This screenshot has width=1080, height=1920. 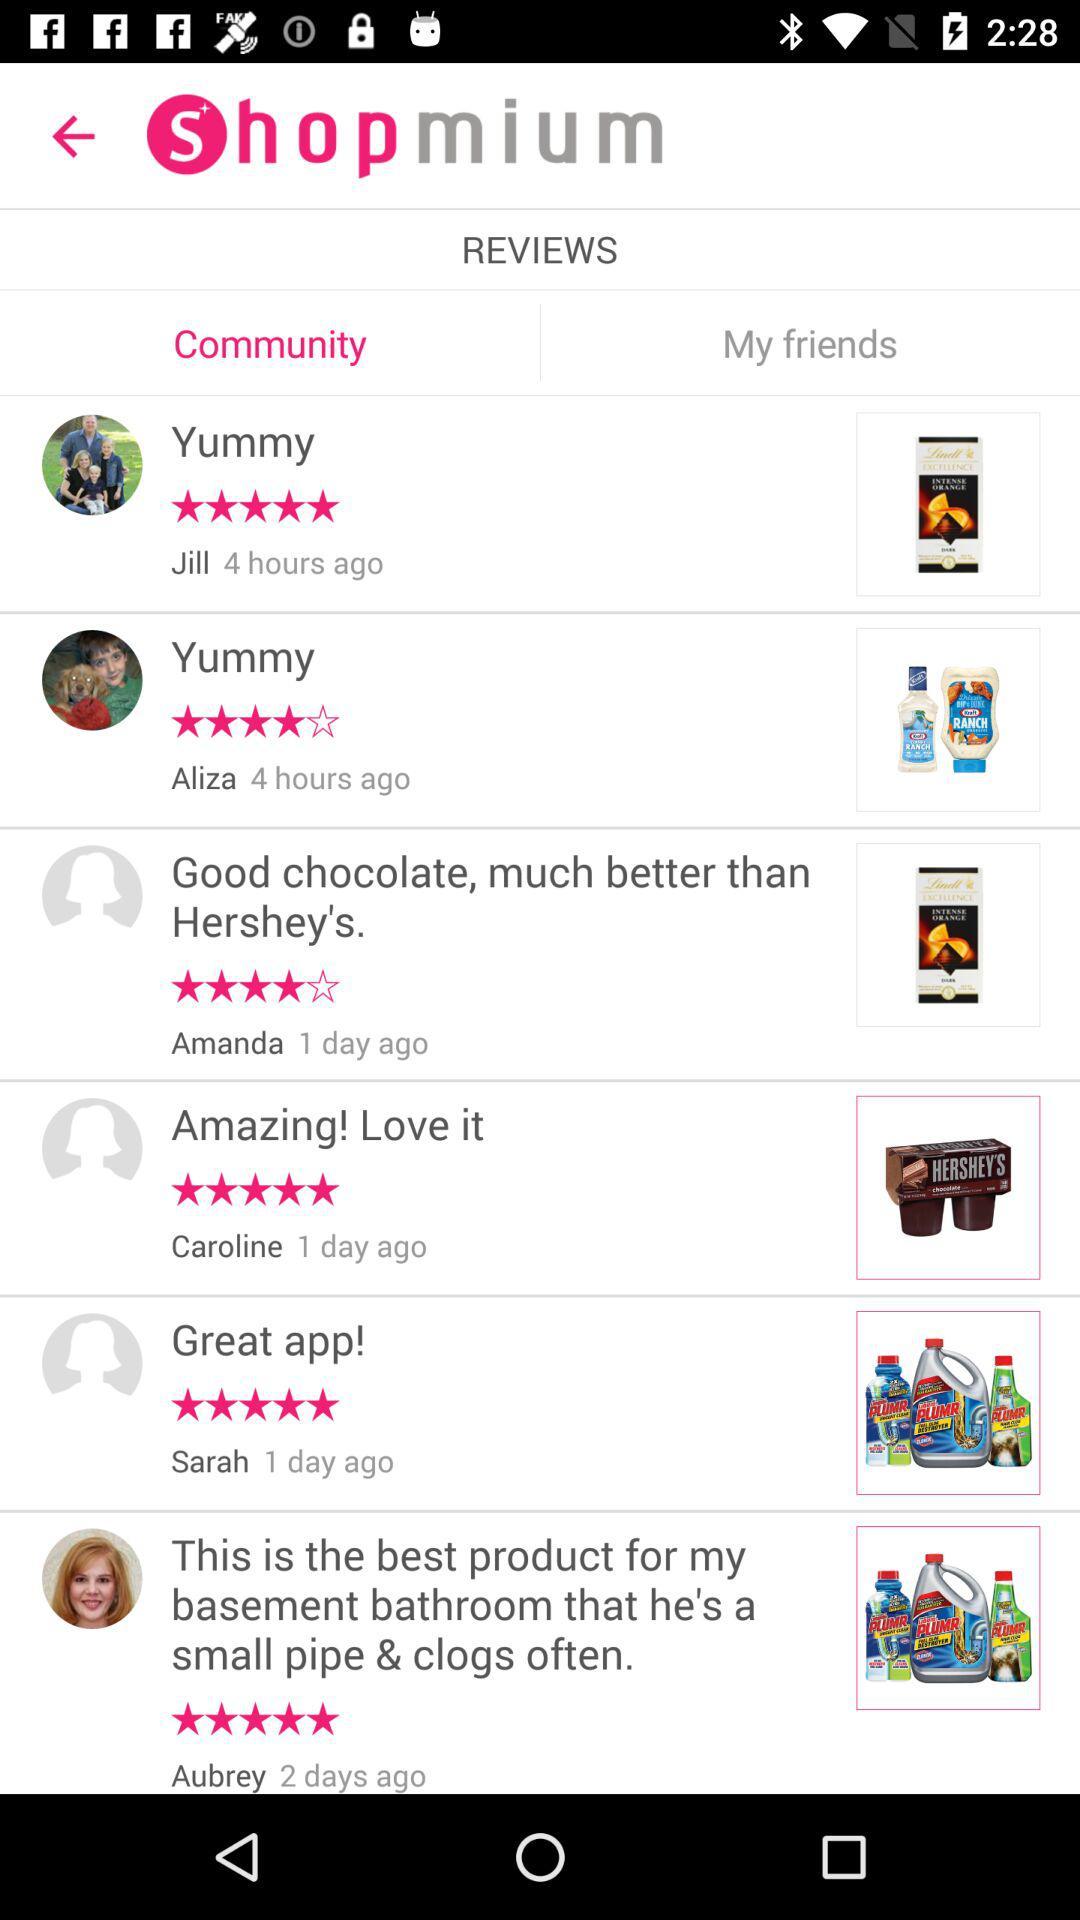 What do you see at coordinates (92, 1148) in the screenshot?
I see `the profile icon in the fourth block` at bounding box center [92, 1148].